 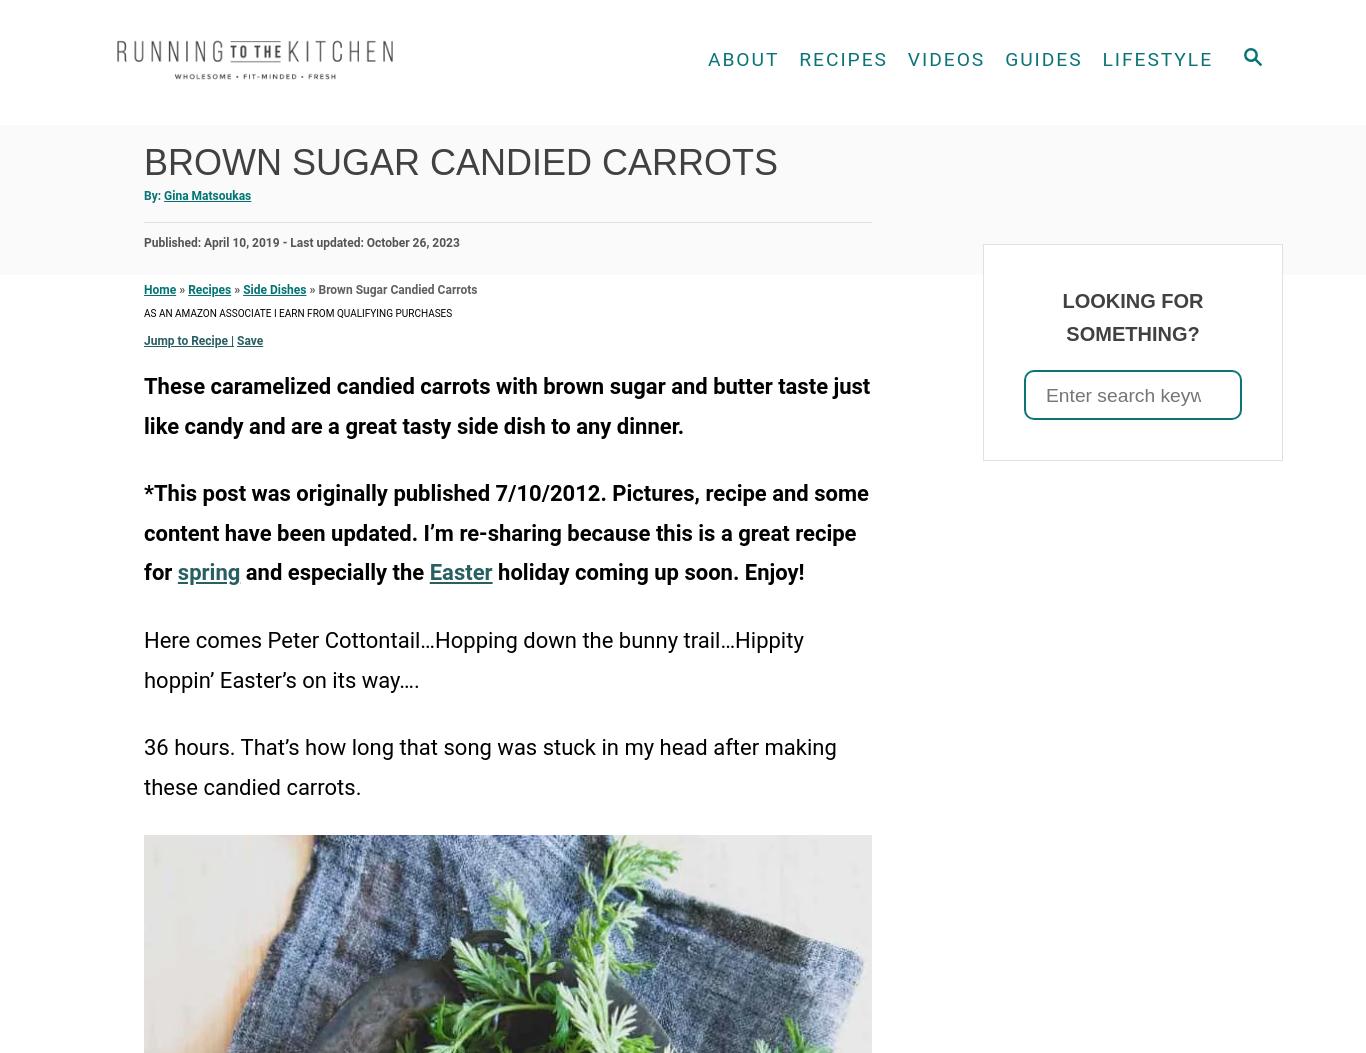 I want to click on 'Snacks', so click(x=717, y=563).